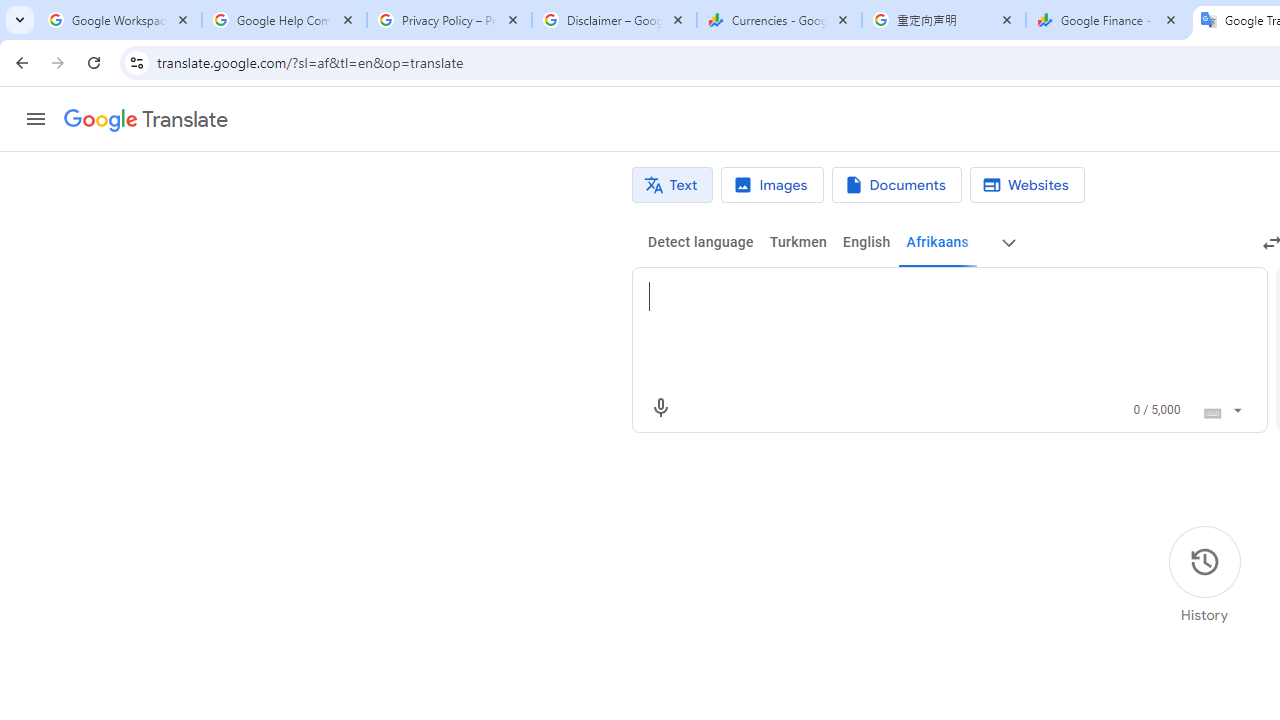 Image resolution: width=1280 pixels, height=720 pixels. I want to click on 'Text translation', so click(672, 185).